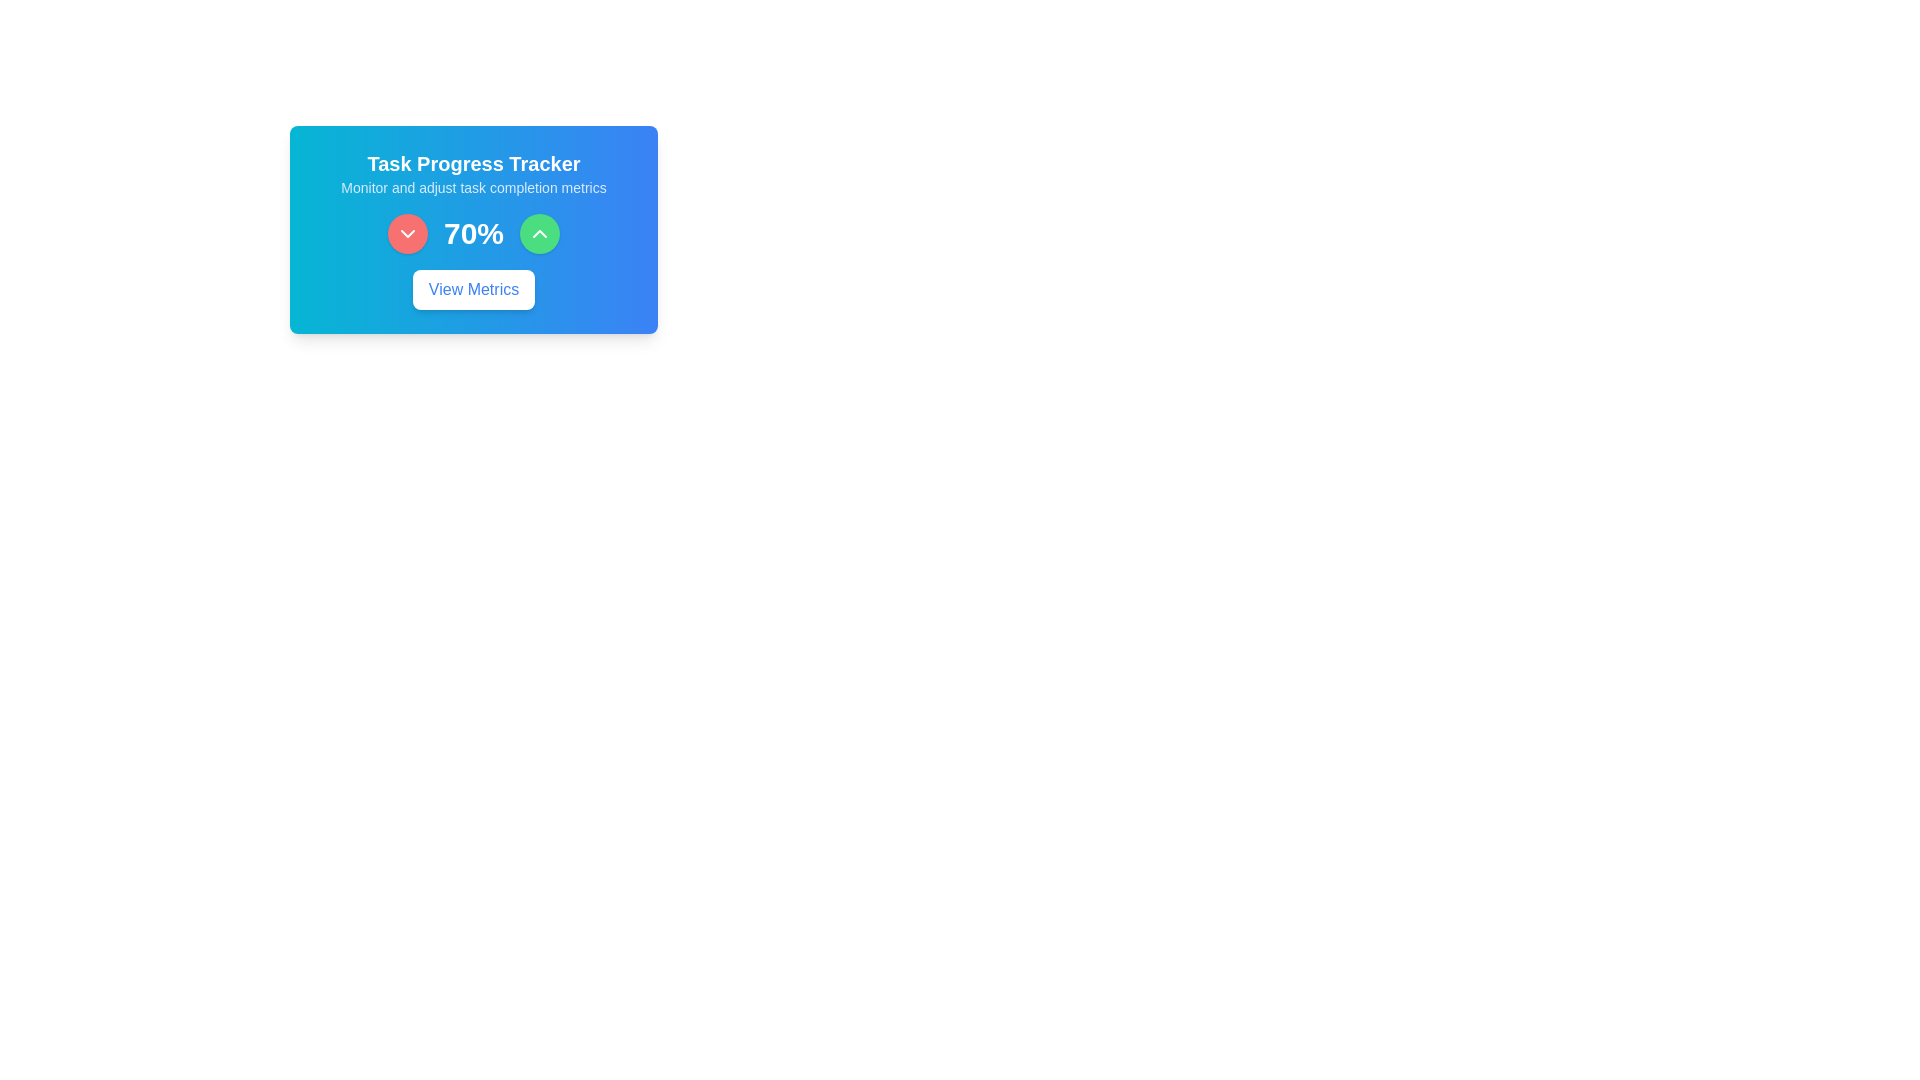 The width and height of the screenshot is (1920, 1080). What do you see at coordinates (540, 233) in the screenshot?
I see `the circular button with a green background and white upward arrow icon to observe the hover effect` at bounding box center [540, 233].